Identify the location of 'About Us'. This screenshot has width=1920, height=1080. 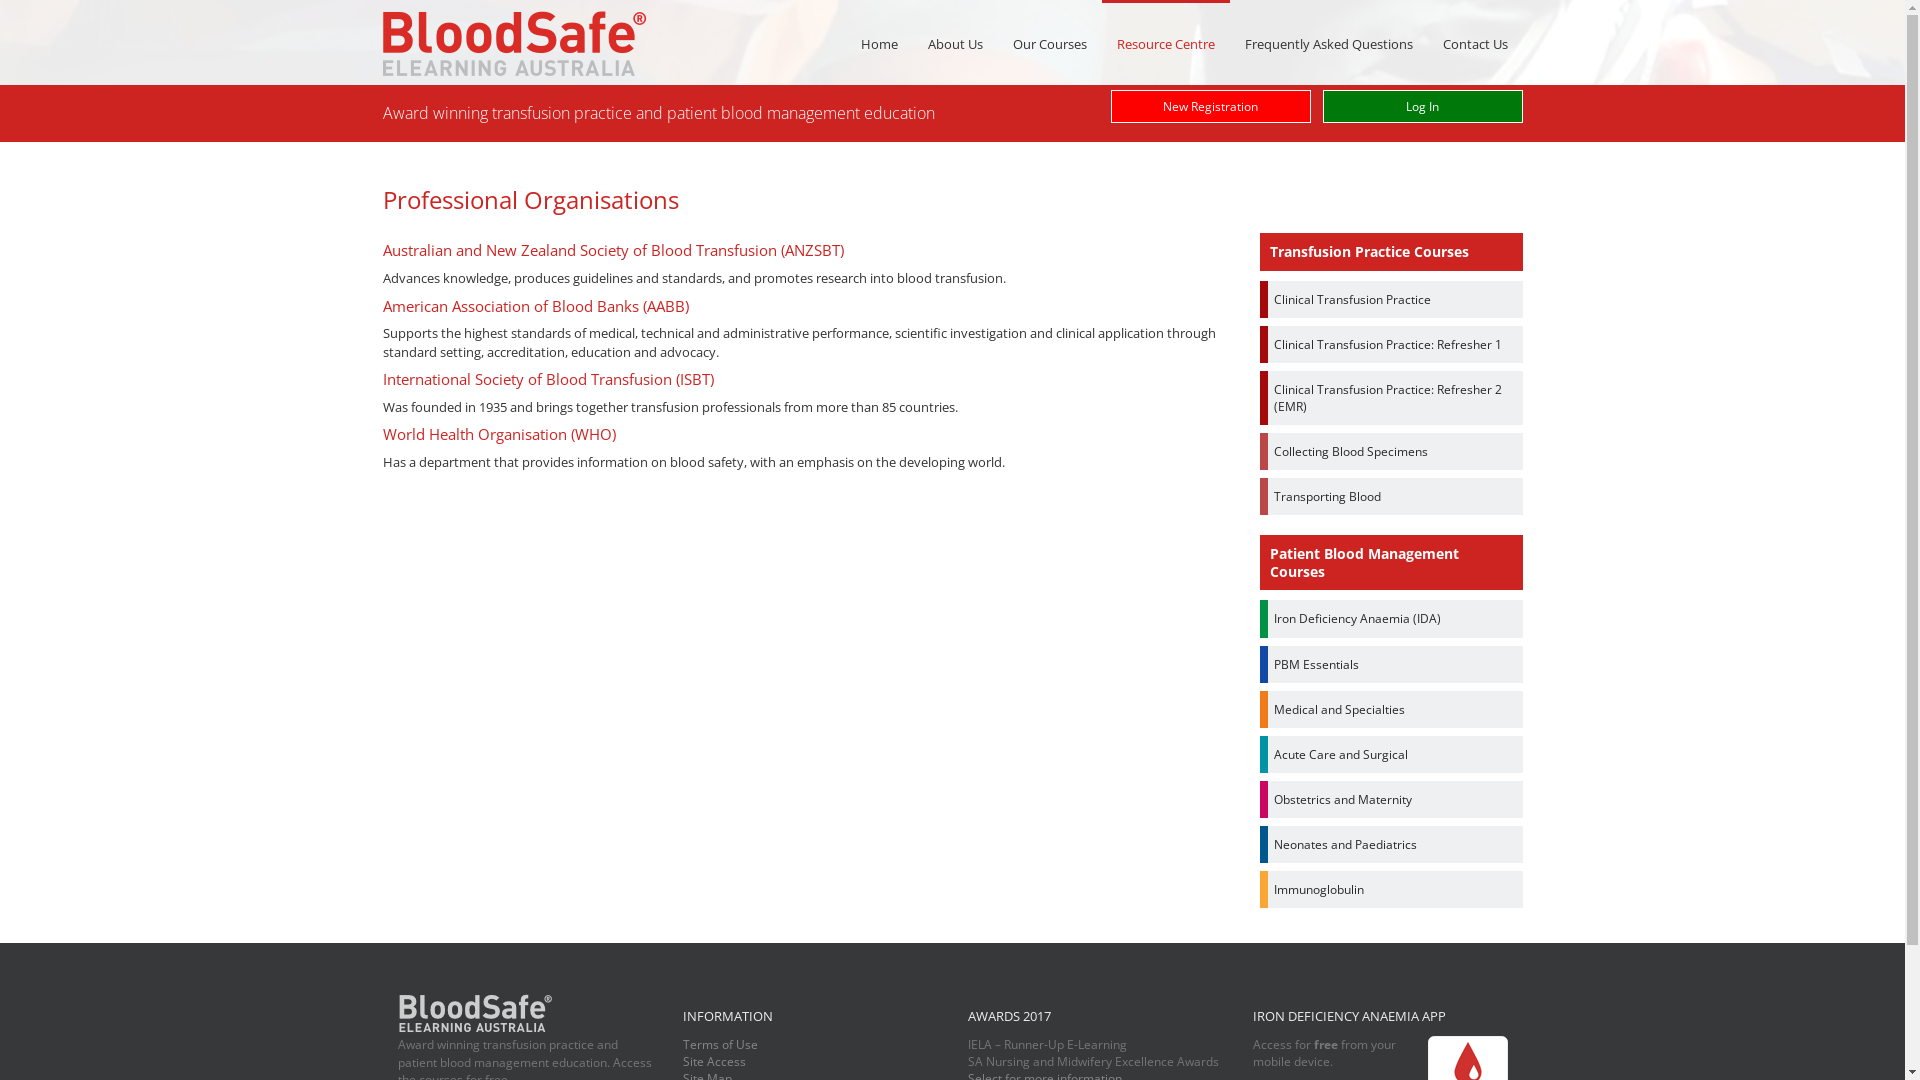
(953, 43).